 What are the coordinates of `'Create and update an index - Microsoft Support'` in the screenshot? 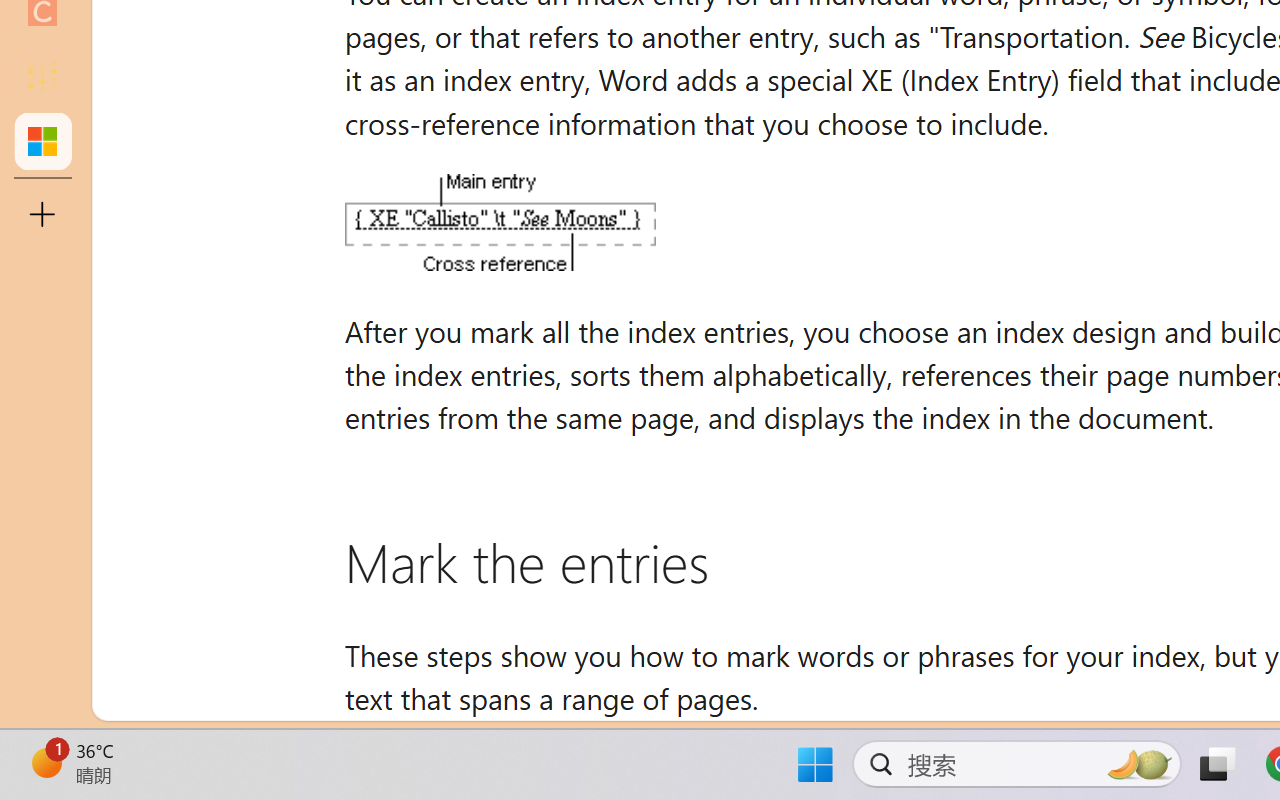 It's located at (42, 140).